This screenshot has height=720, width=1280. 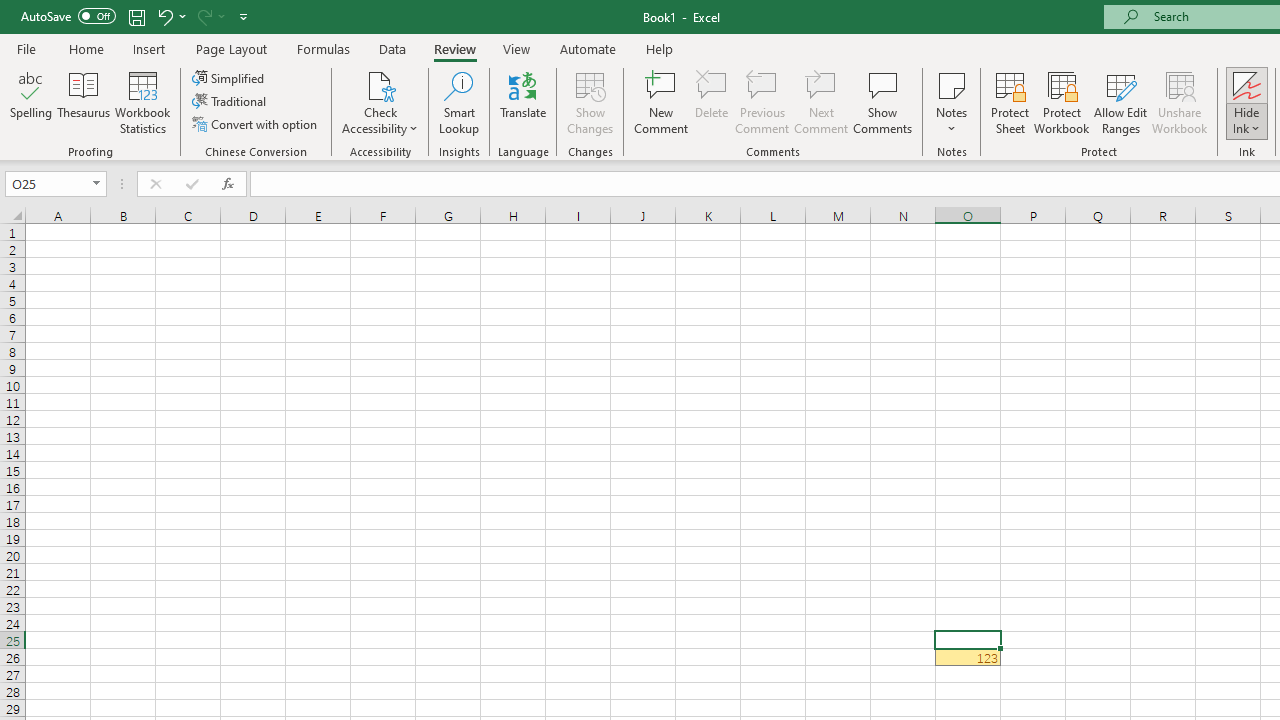 I want to click on 'Page Layout', so click(x=231, y=48).